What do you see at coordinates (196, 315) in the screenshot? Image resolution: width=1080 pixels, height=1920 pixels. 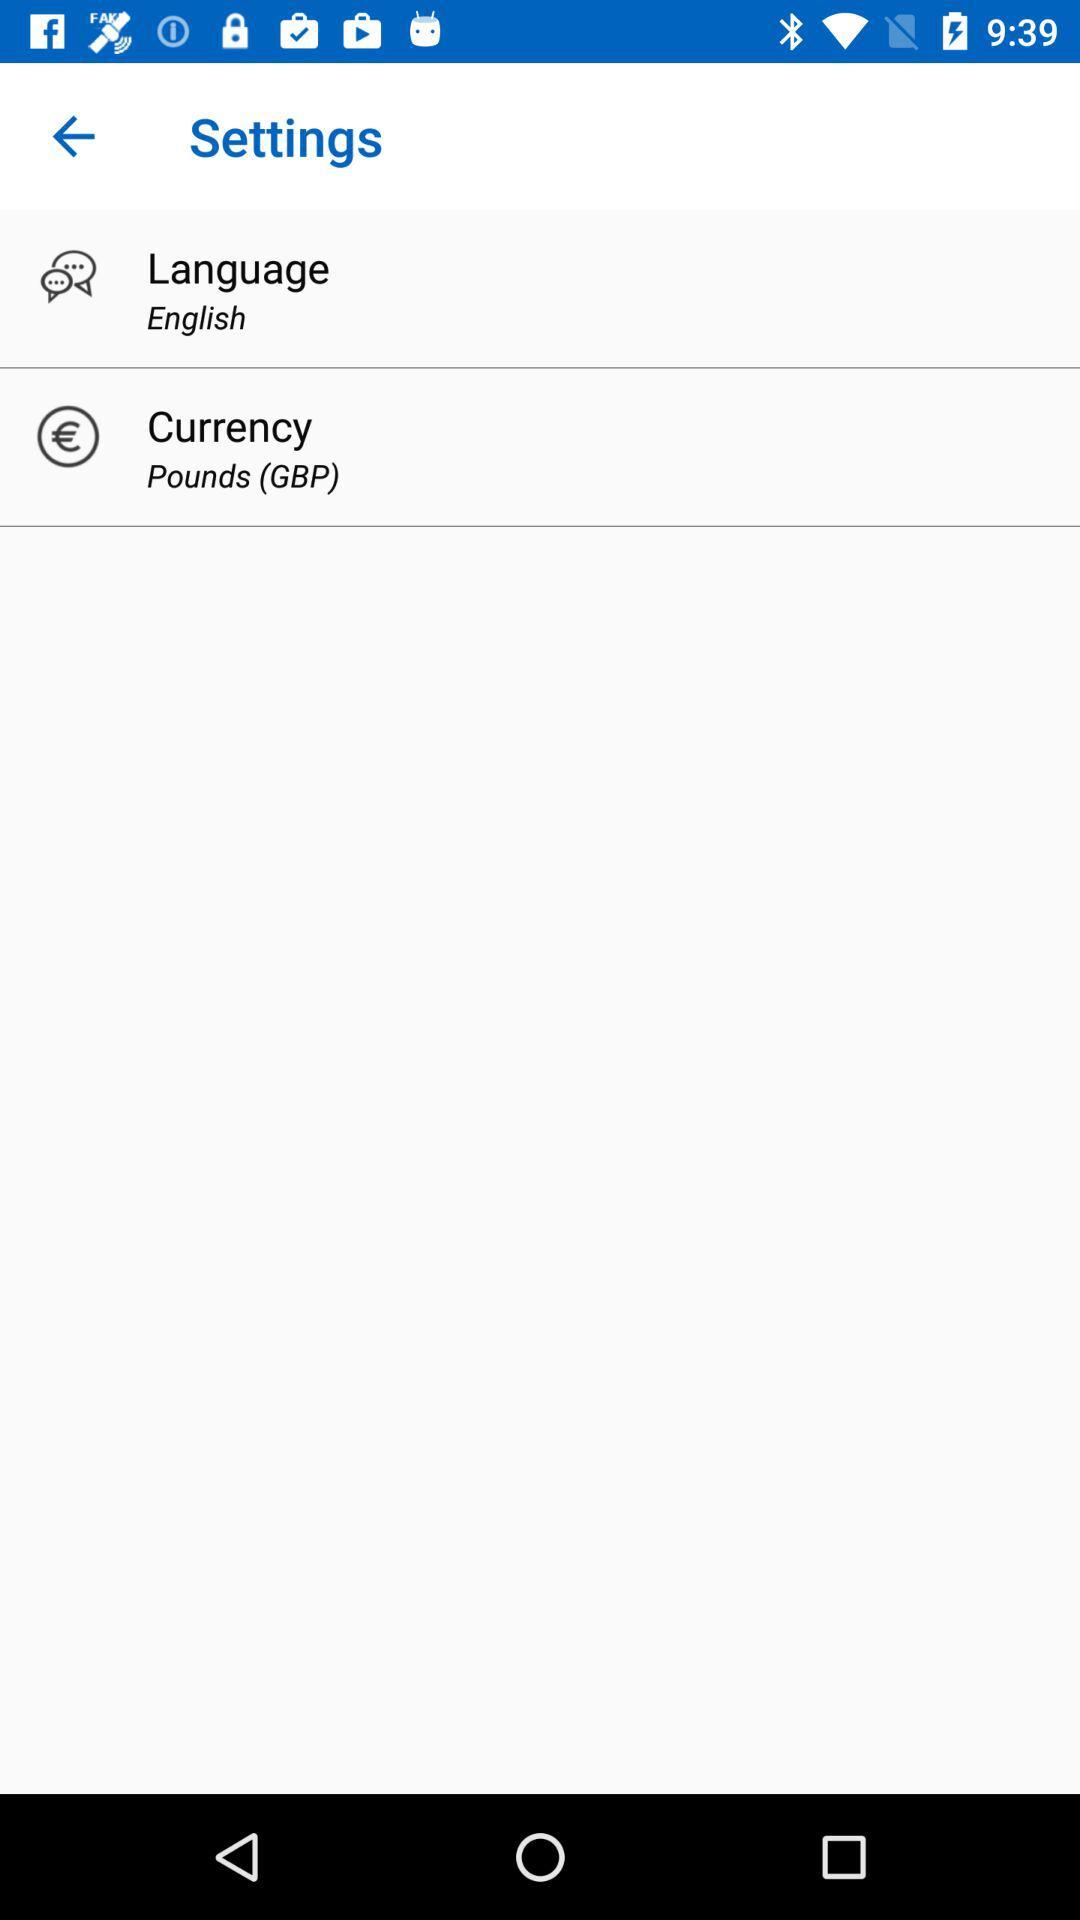 I see `english item` at bounding box center [196, 315].